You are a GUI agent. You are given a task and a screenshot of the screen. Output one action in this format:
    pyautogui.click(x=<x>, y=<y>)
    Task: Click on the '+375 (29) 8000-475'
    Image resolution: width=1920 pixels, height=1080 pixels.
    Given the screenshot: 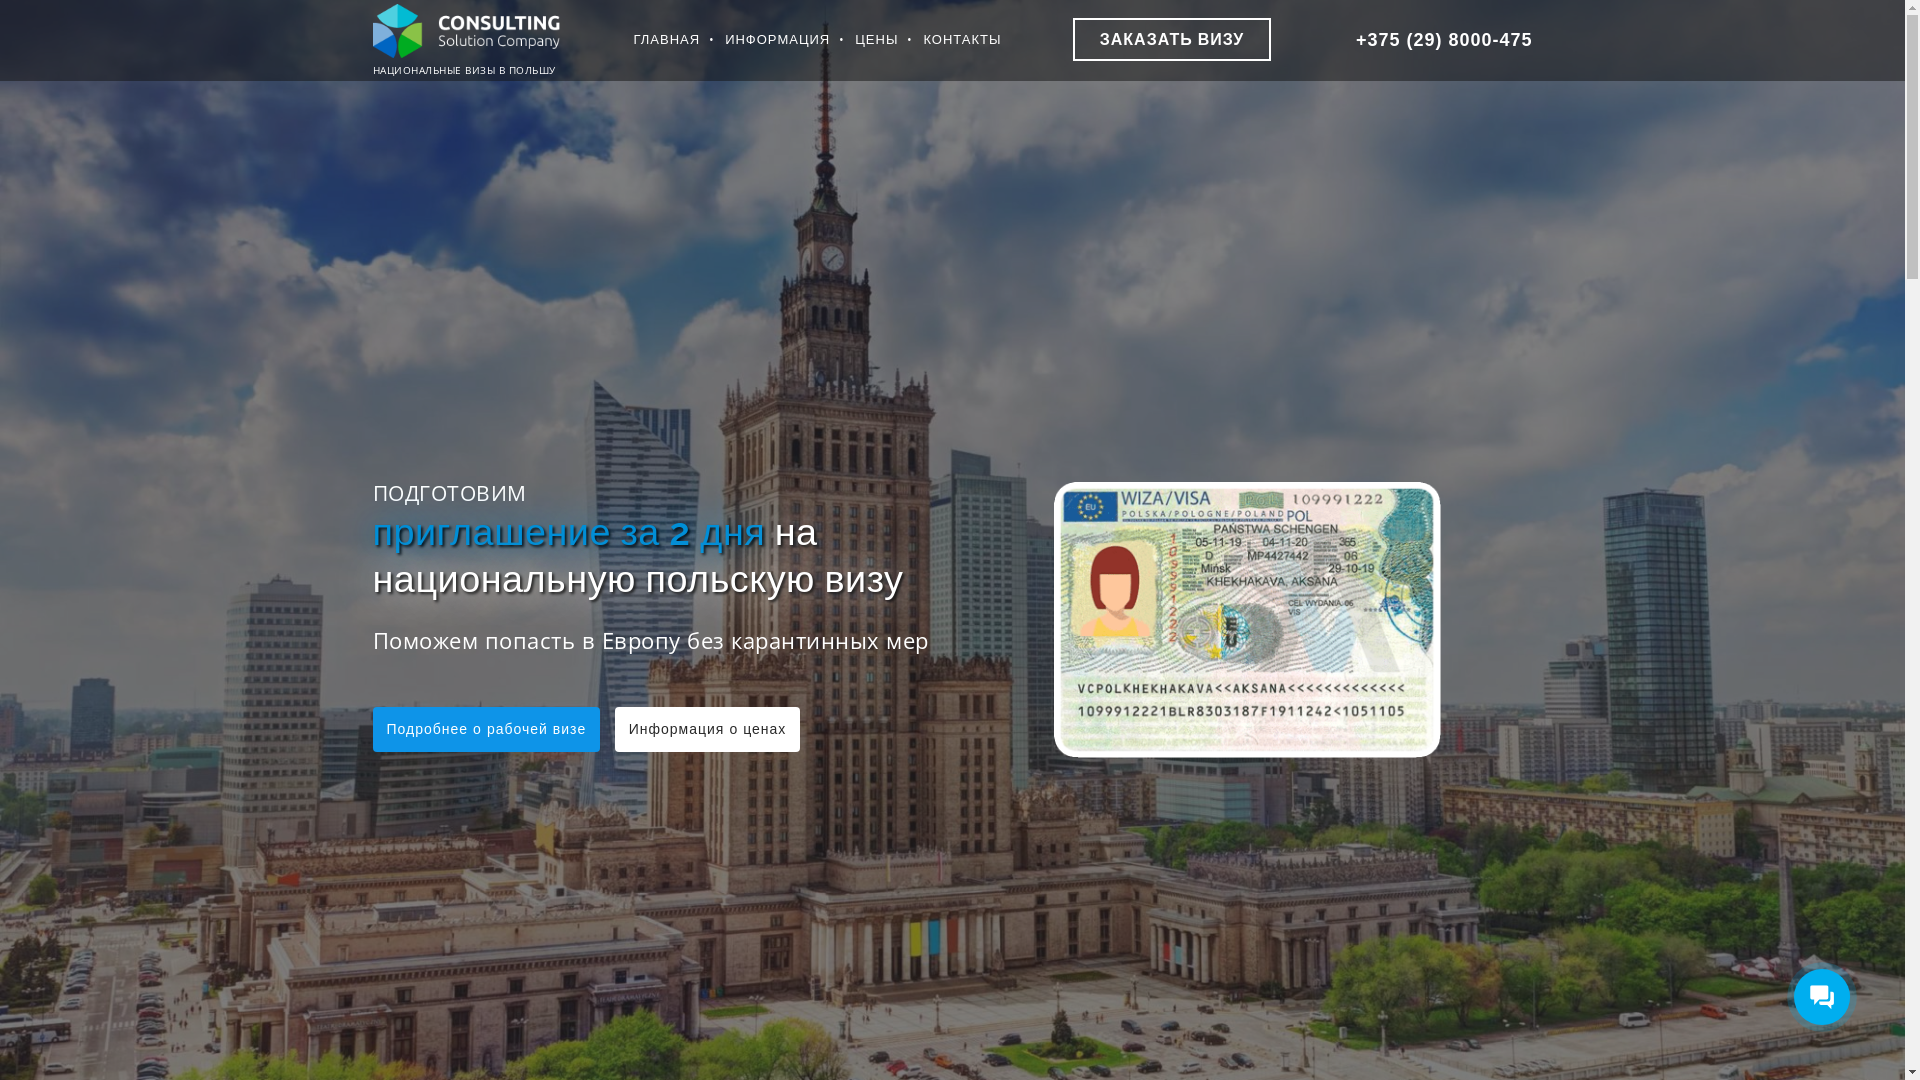 What is the action you would take?
    pyautogui.click(x=1430, y=39)
    